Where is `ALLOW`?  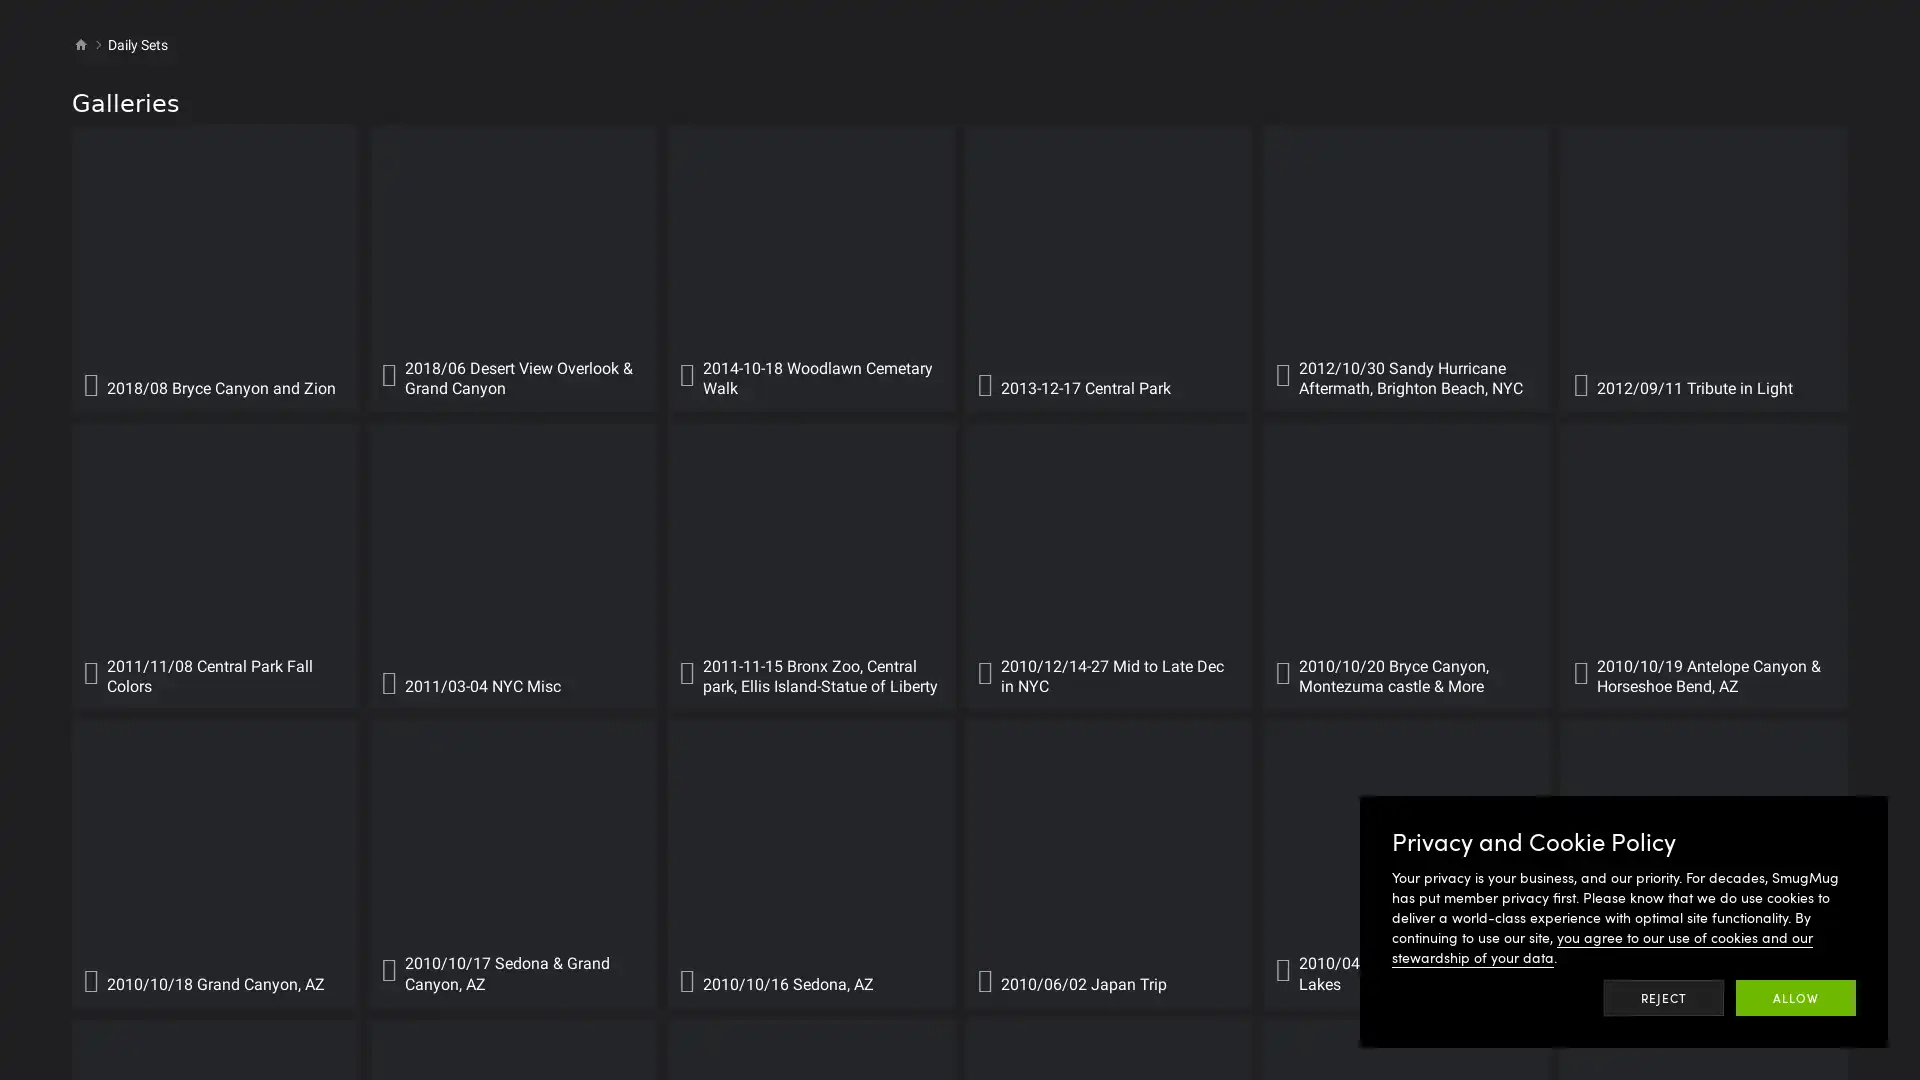
ALLOW is located at coordinates (1795, 998).